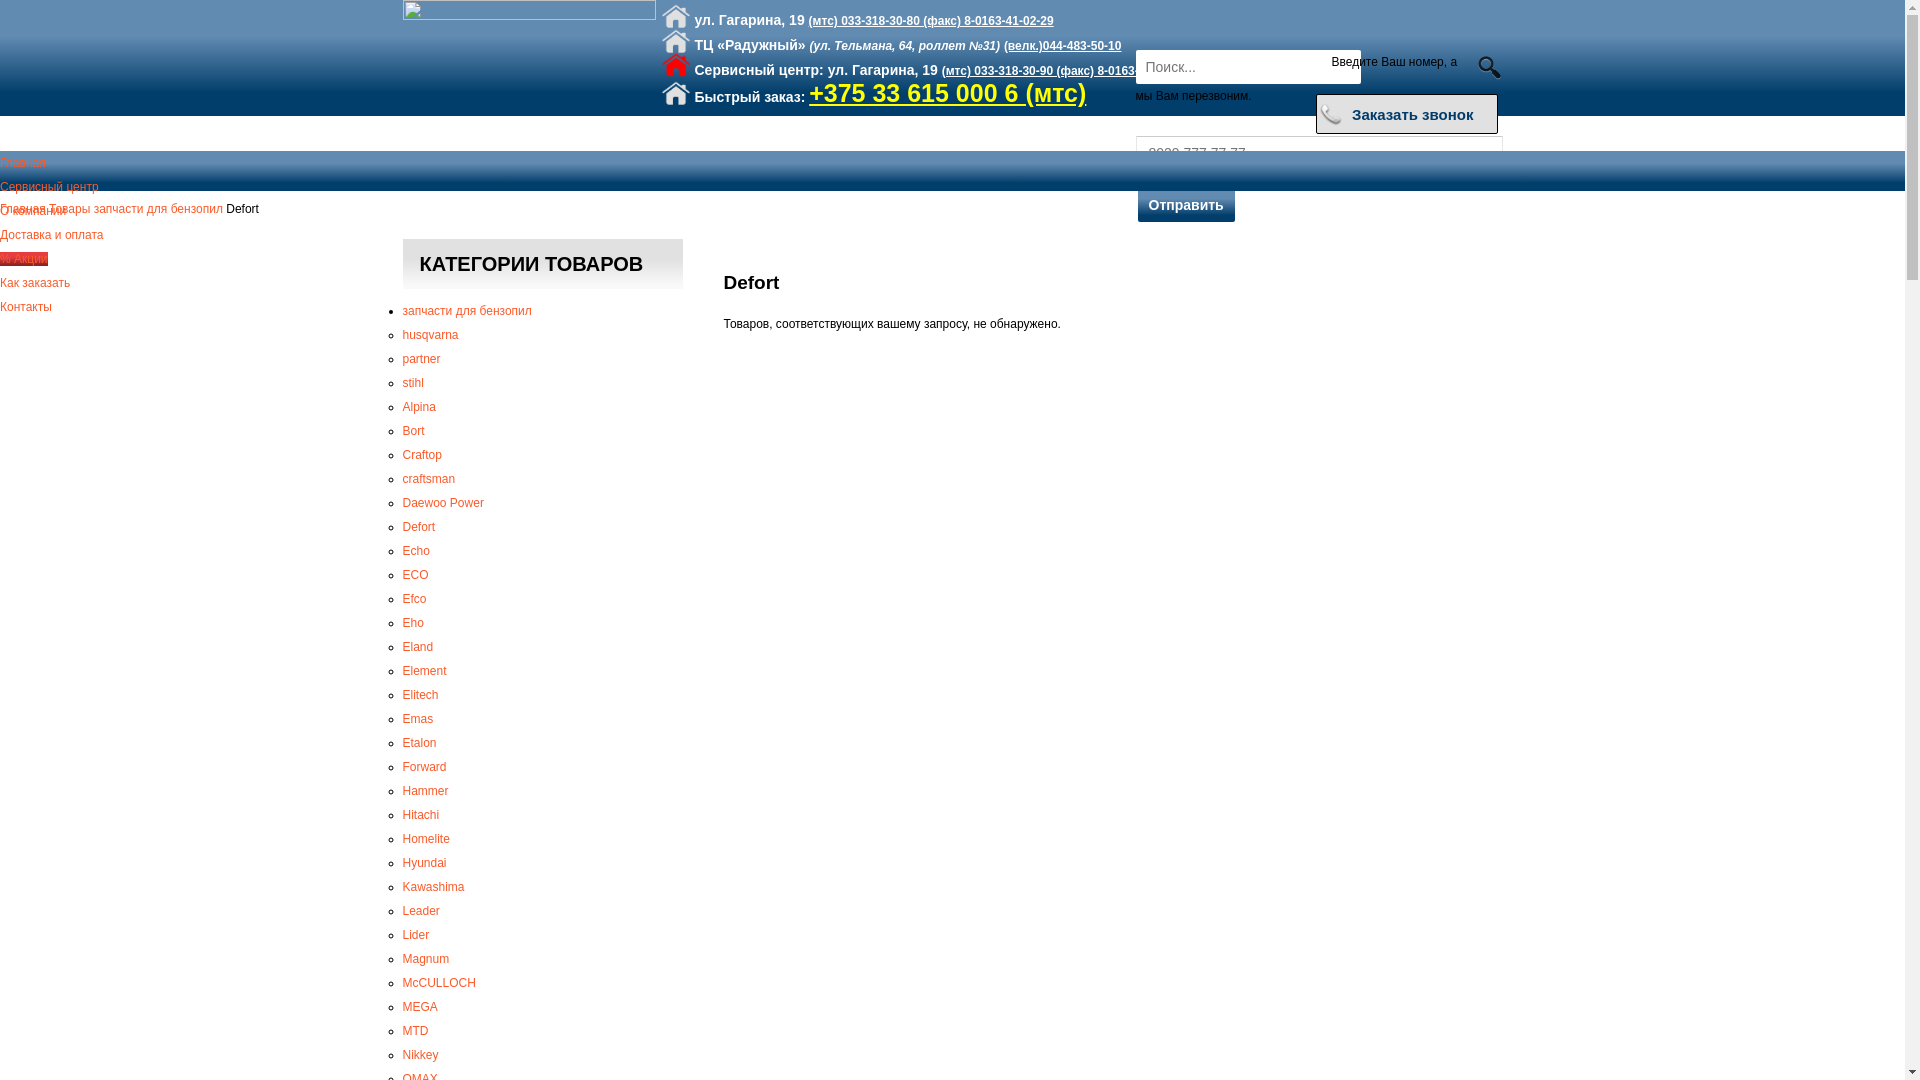 The image size is (1920, 1080). Describe the element at coordinates (411, 622) in the screenshot. I see `'Eho'` at that location.